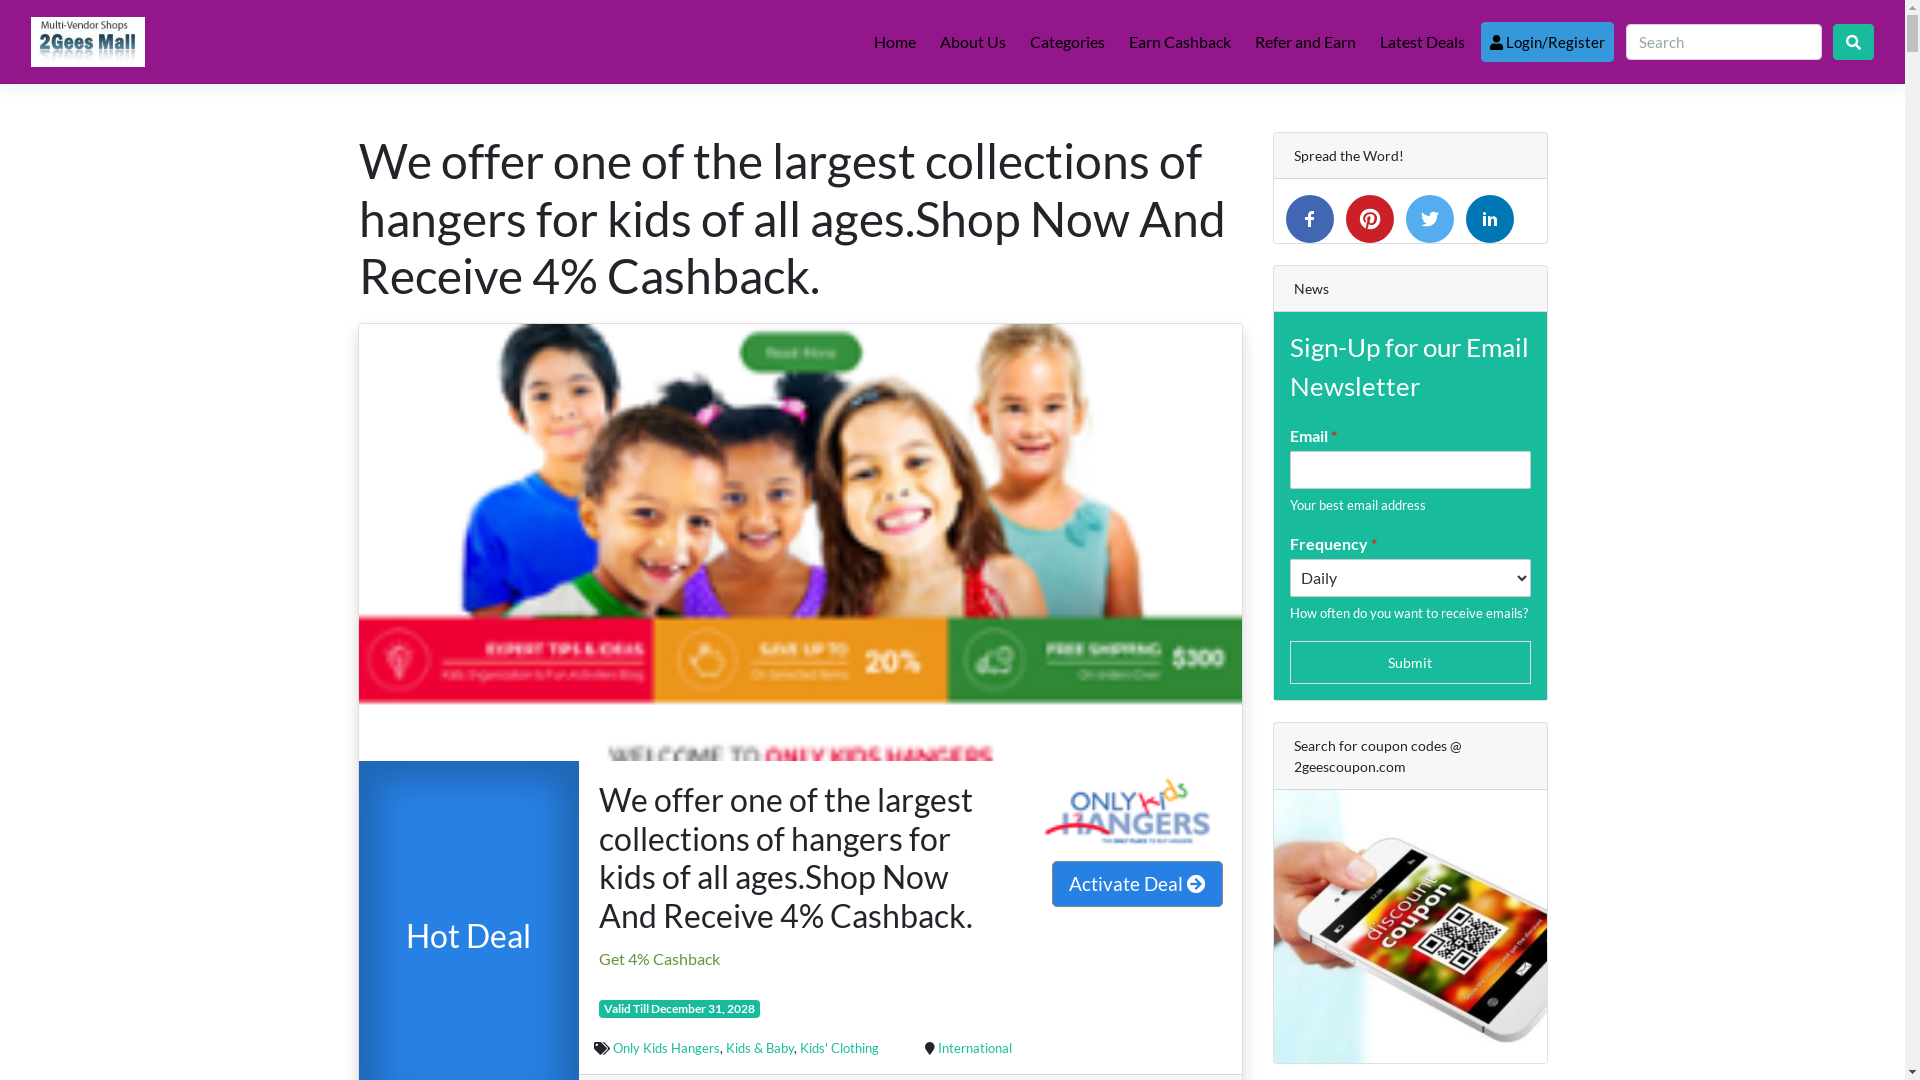 This screenshot has width=1920, height=1080. I want to click on 'Earn Cashback', so click(1180, 42).